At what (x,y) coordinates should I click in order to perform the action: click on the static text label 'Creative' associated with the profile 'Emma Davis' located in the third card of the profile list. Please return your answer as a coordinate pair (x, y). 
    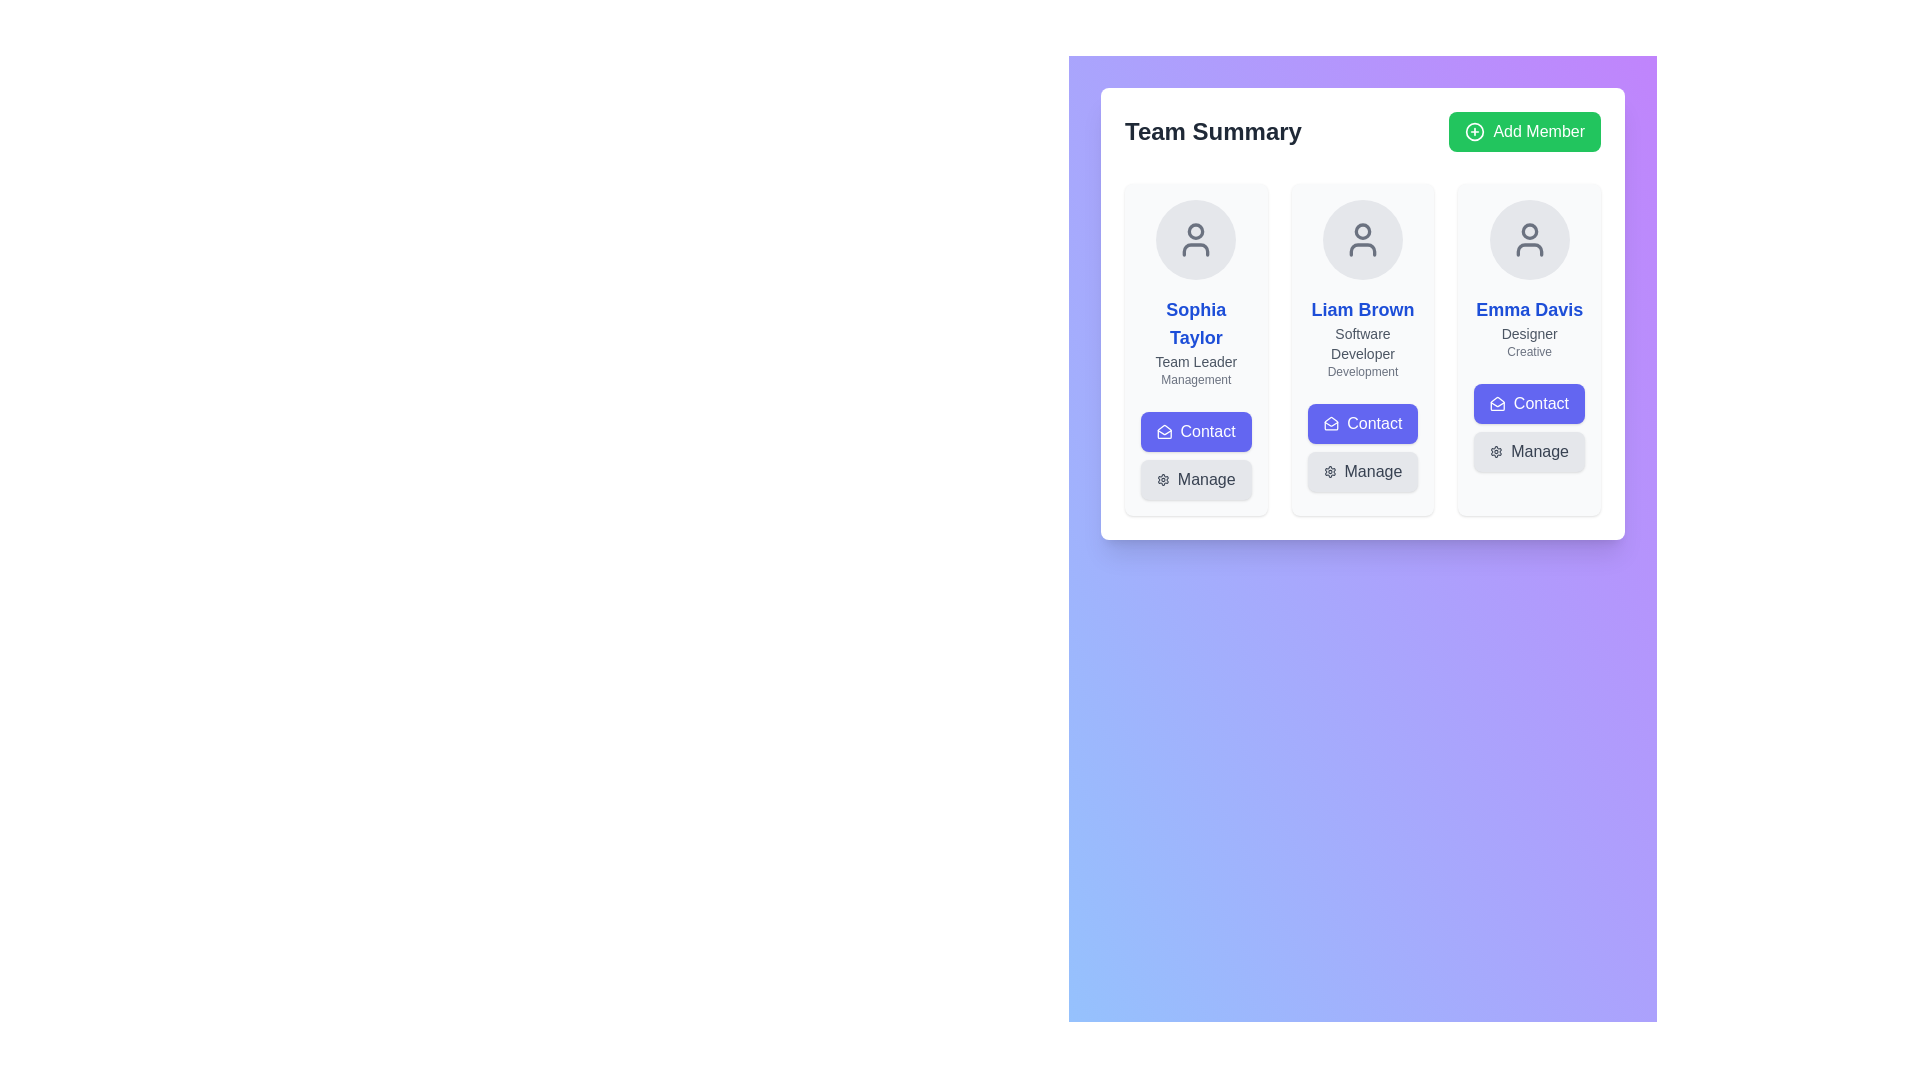
    Looking at the image, I should click on (1528, 350).